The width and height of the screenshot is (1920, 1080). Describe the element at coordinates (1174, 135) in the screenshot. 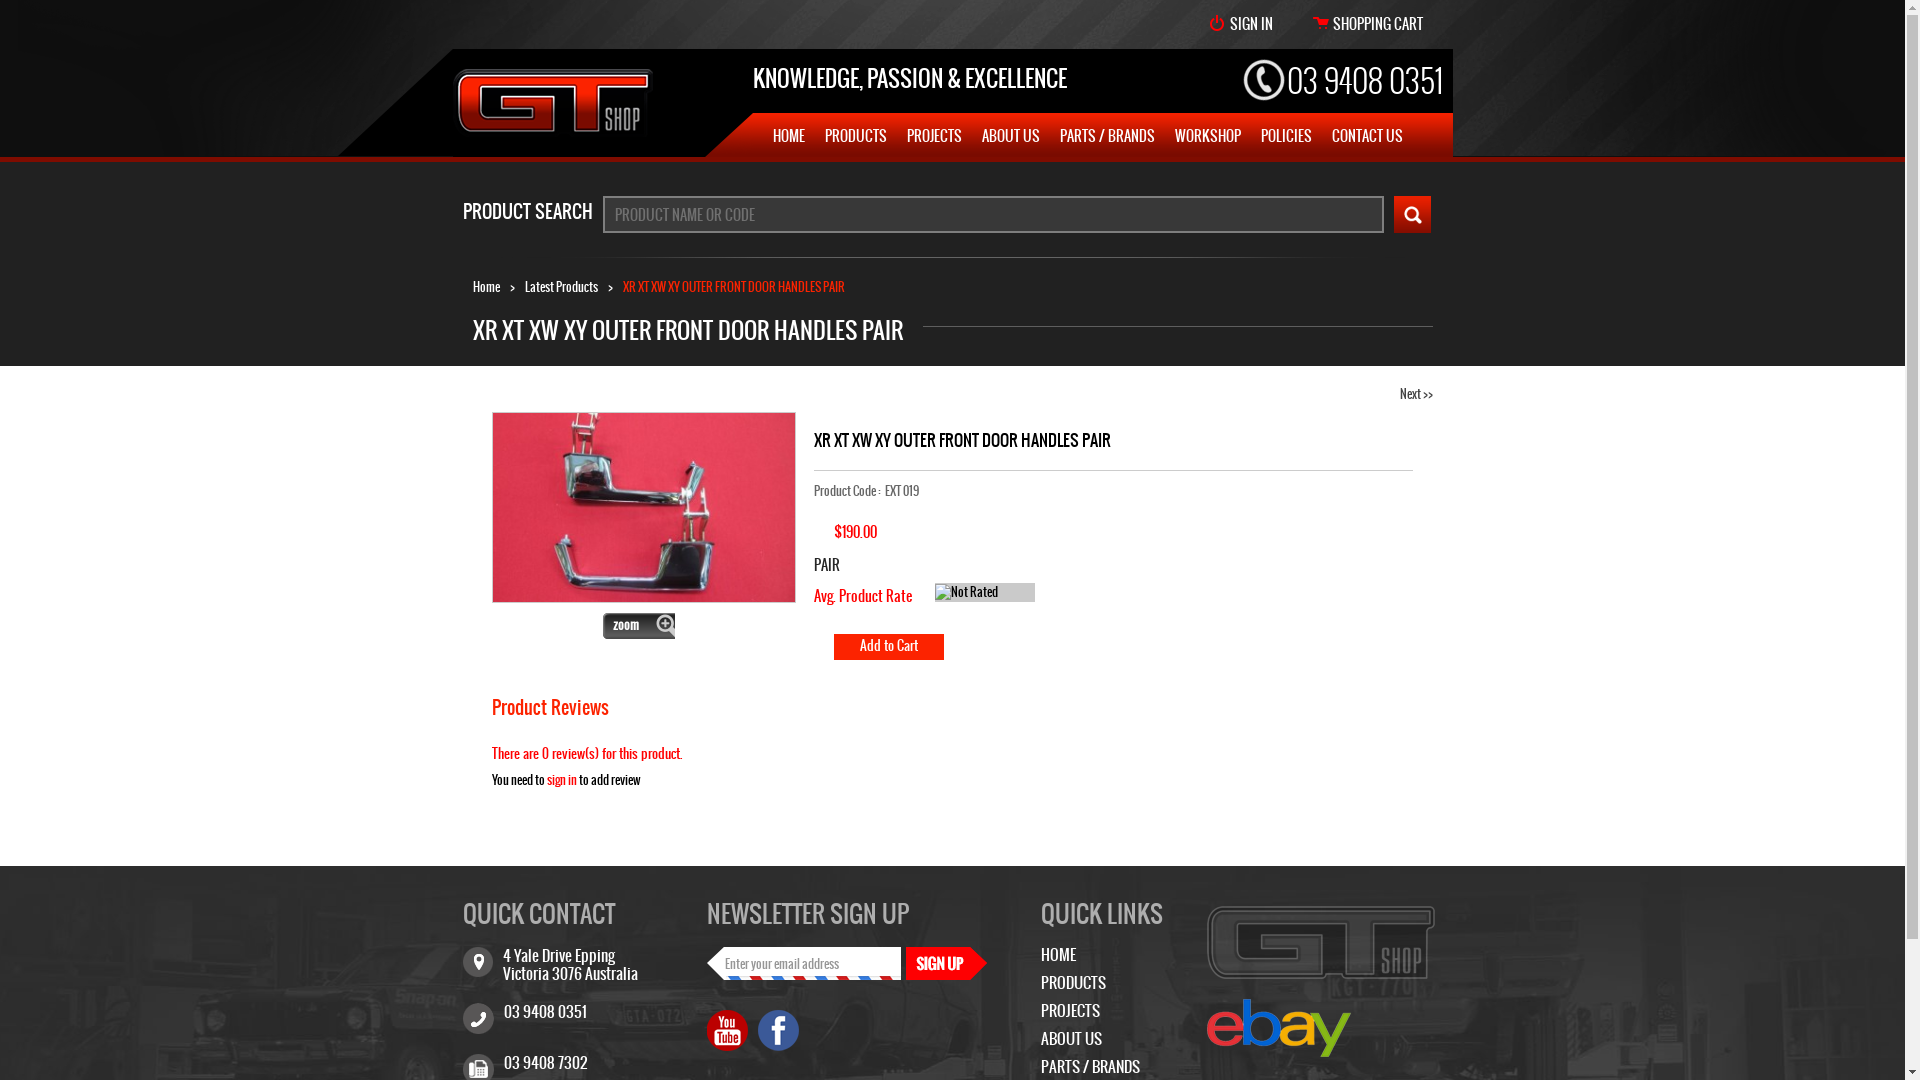

I see `'WORKSHOP'` at that location.